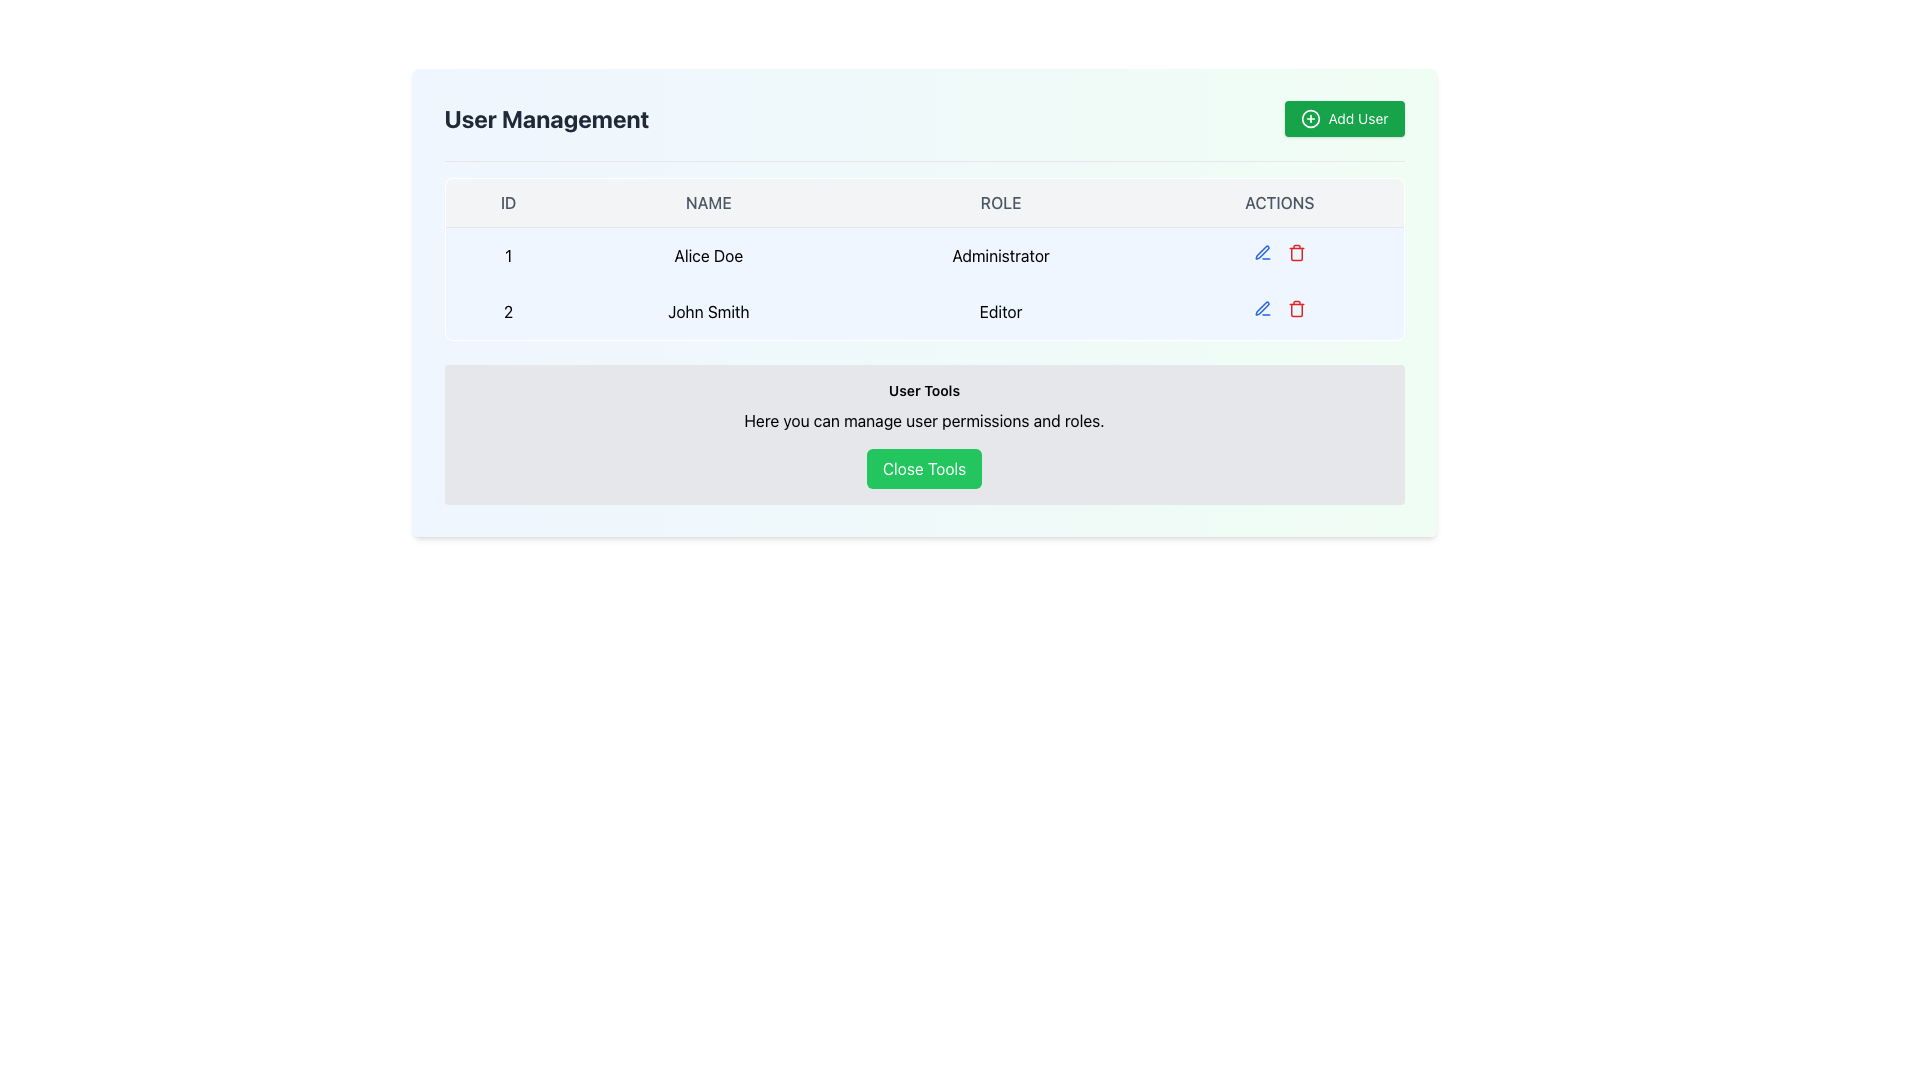 This screenshot has width=1920, height=1080. Describe the element at coordinates (1310, 119) in the screenshot. I see `the leftmost icon within the green 'Add User' button located at the top-right of the user management card to initiate the action of adding a new user` at that location.